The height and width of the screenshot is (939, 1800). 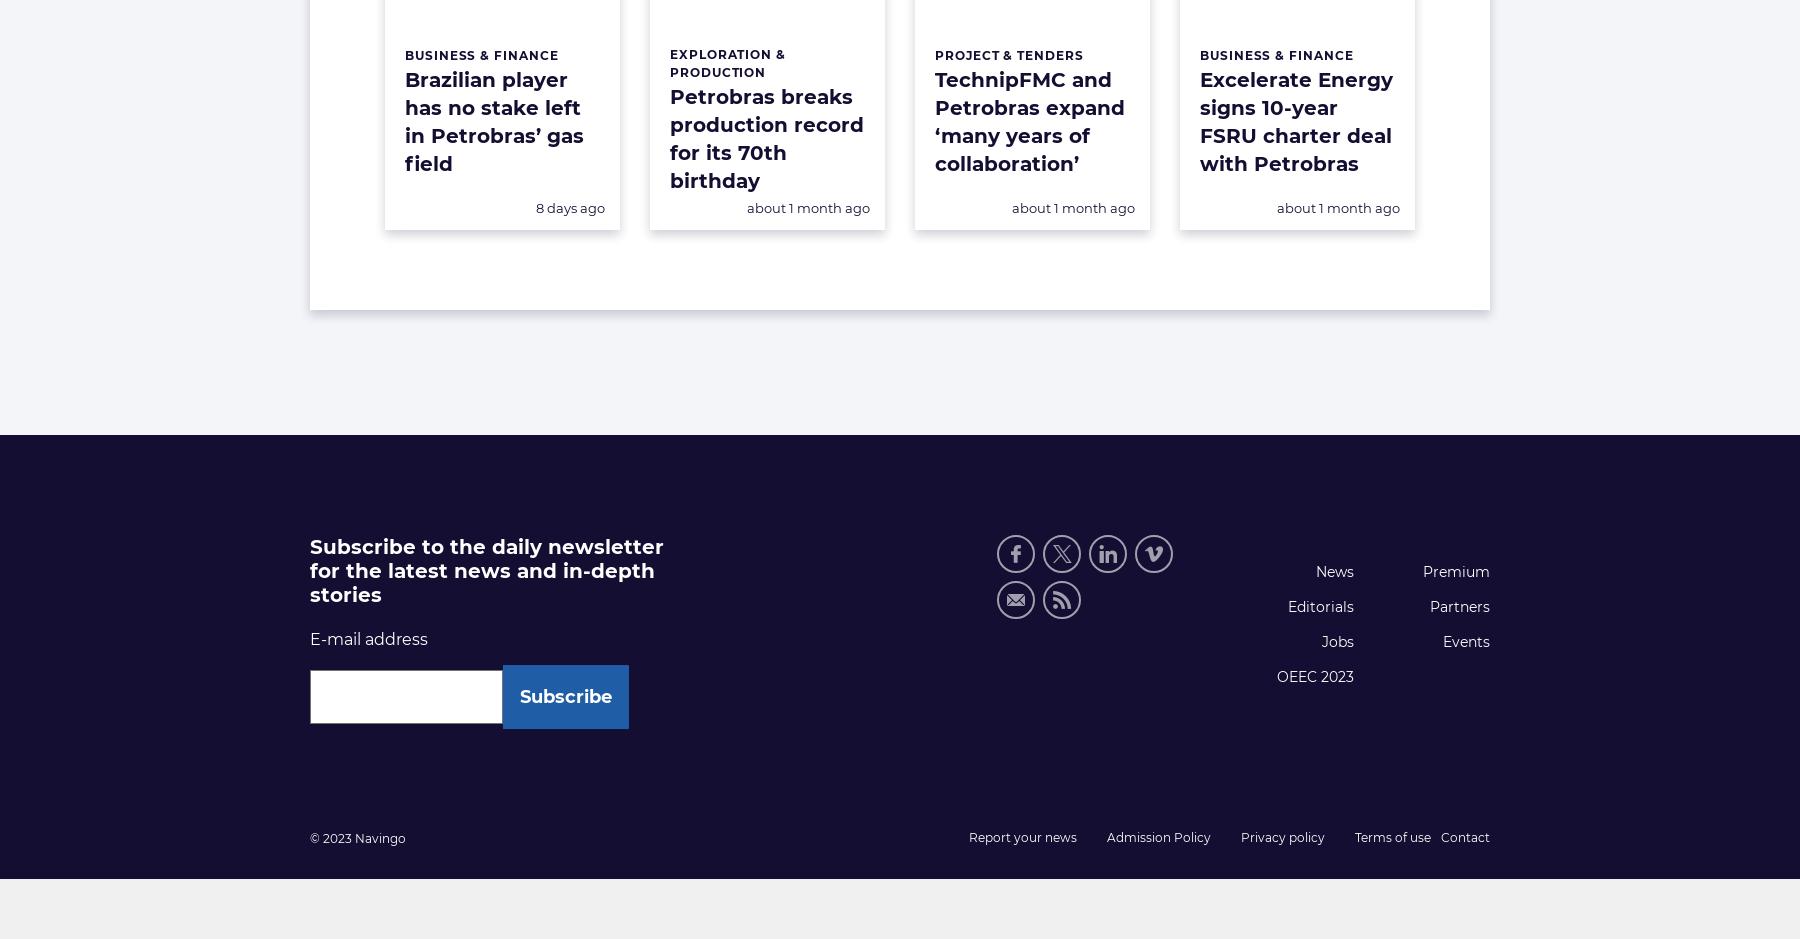 What do you see at coordinates (967, 835) in the screenshot?
I see `'Report your news'` at bounding box center [967, 835].